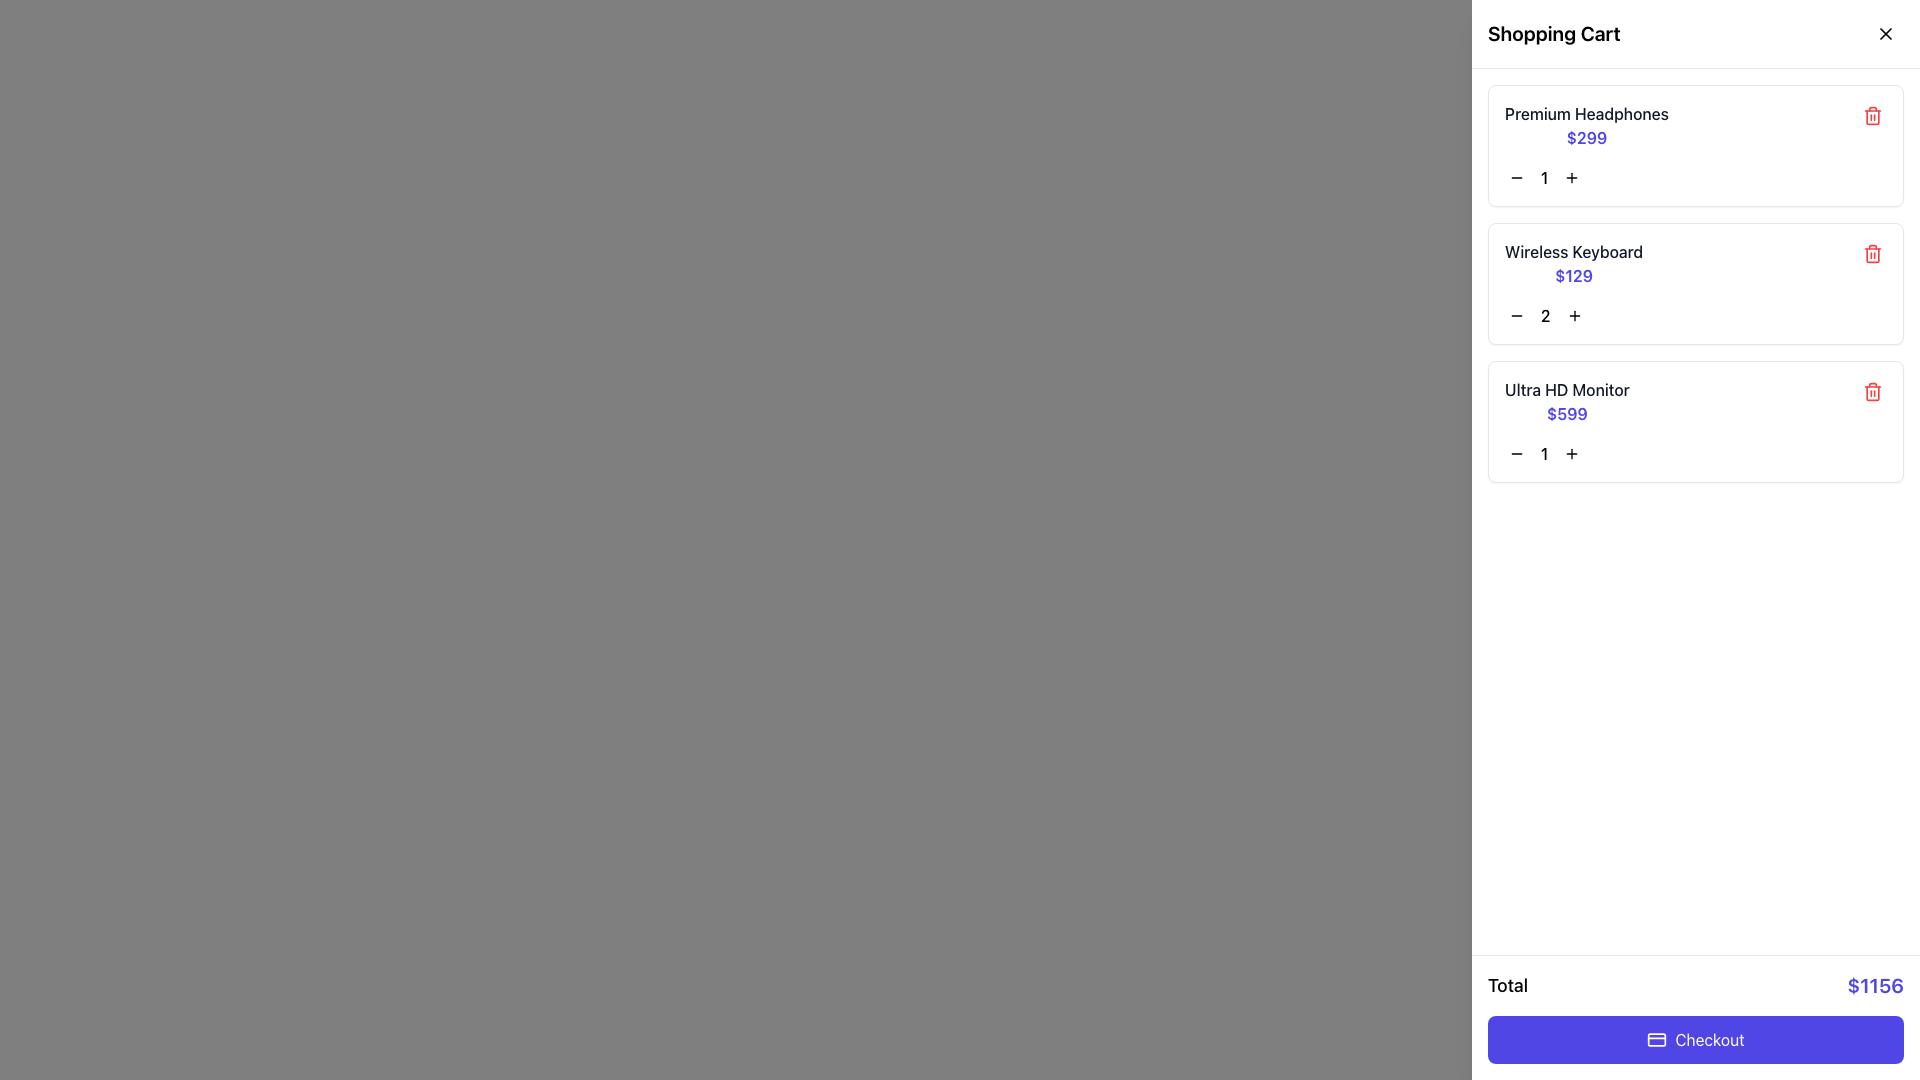 Image resolution: width=1920 pixels, height=1080 pixels. Describe the element at coordinates (1516, 176) in the screenshot. I see `the minus-symbol icon, which serves as a decrement control for reducing the quantity of the first cart item in the shopping cart` at that location.